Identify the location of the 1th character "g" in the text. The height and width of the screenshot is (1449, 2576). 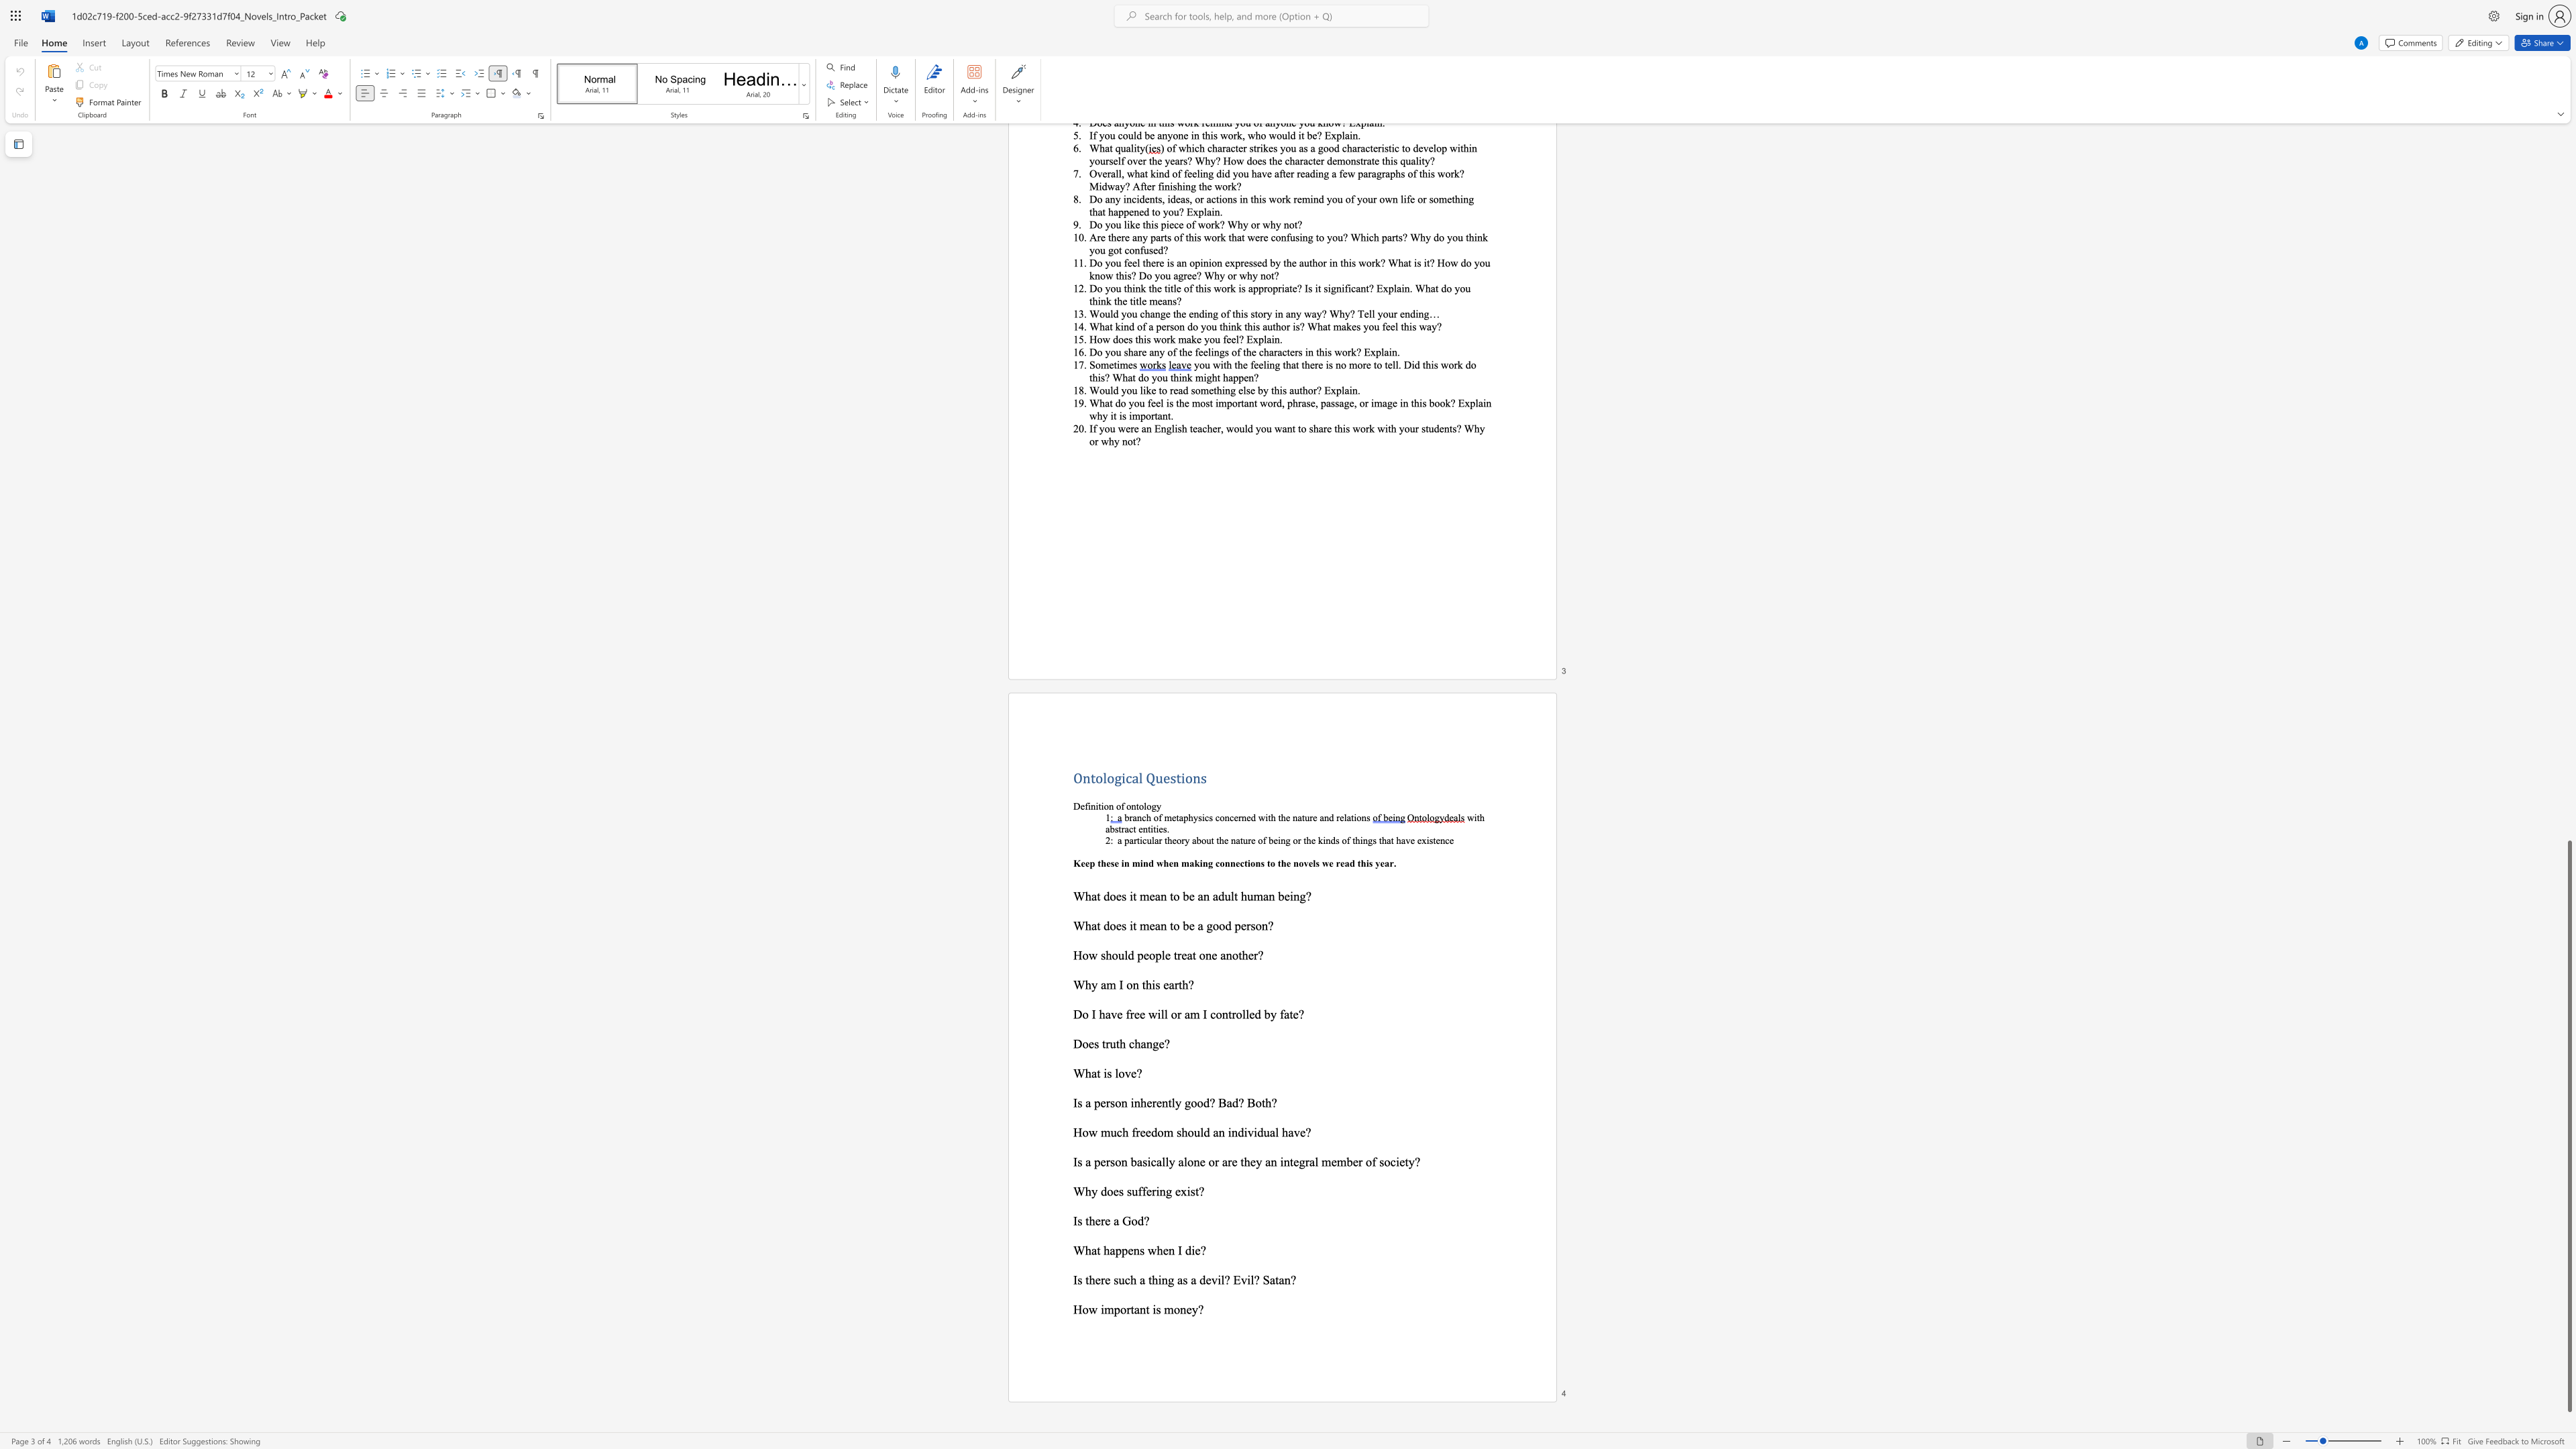
(1153, 805).